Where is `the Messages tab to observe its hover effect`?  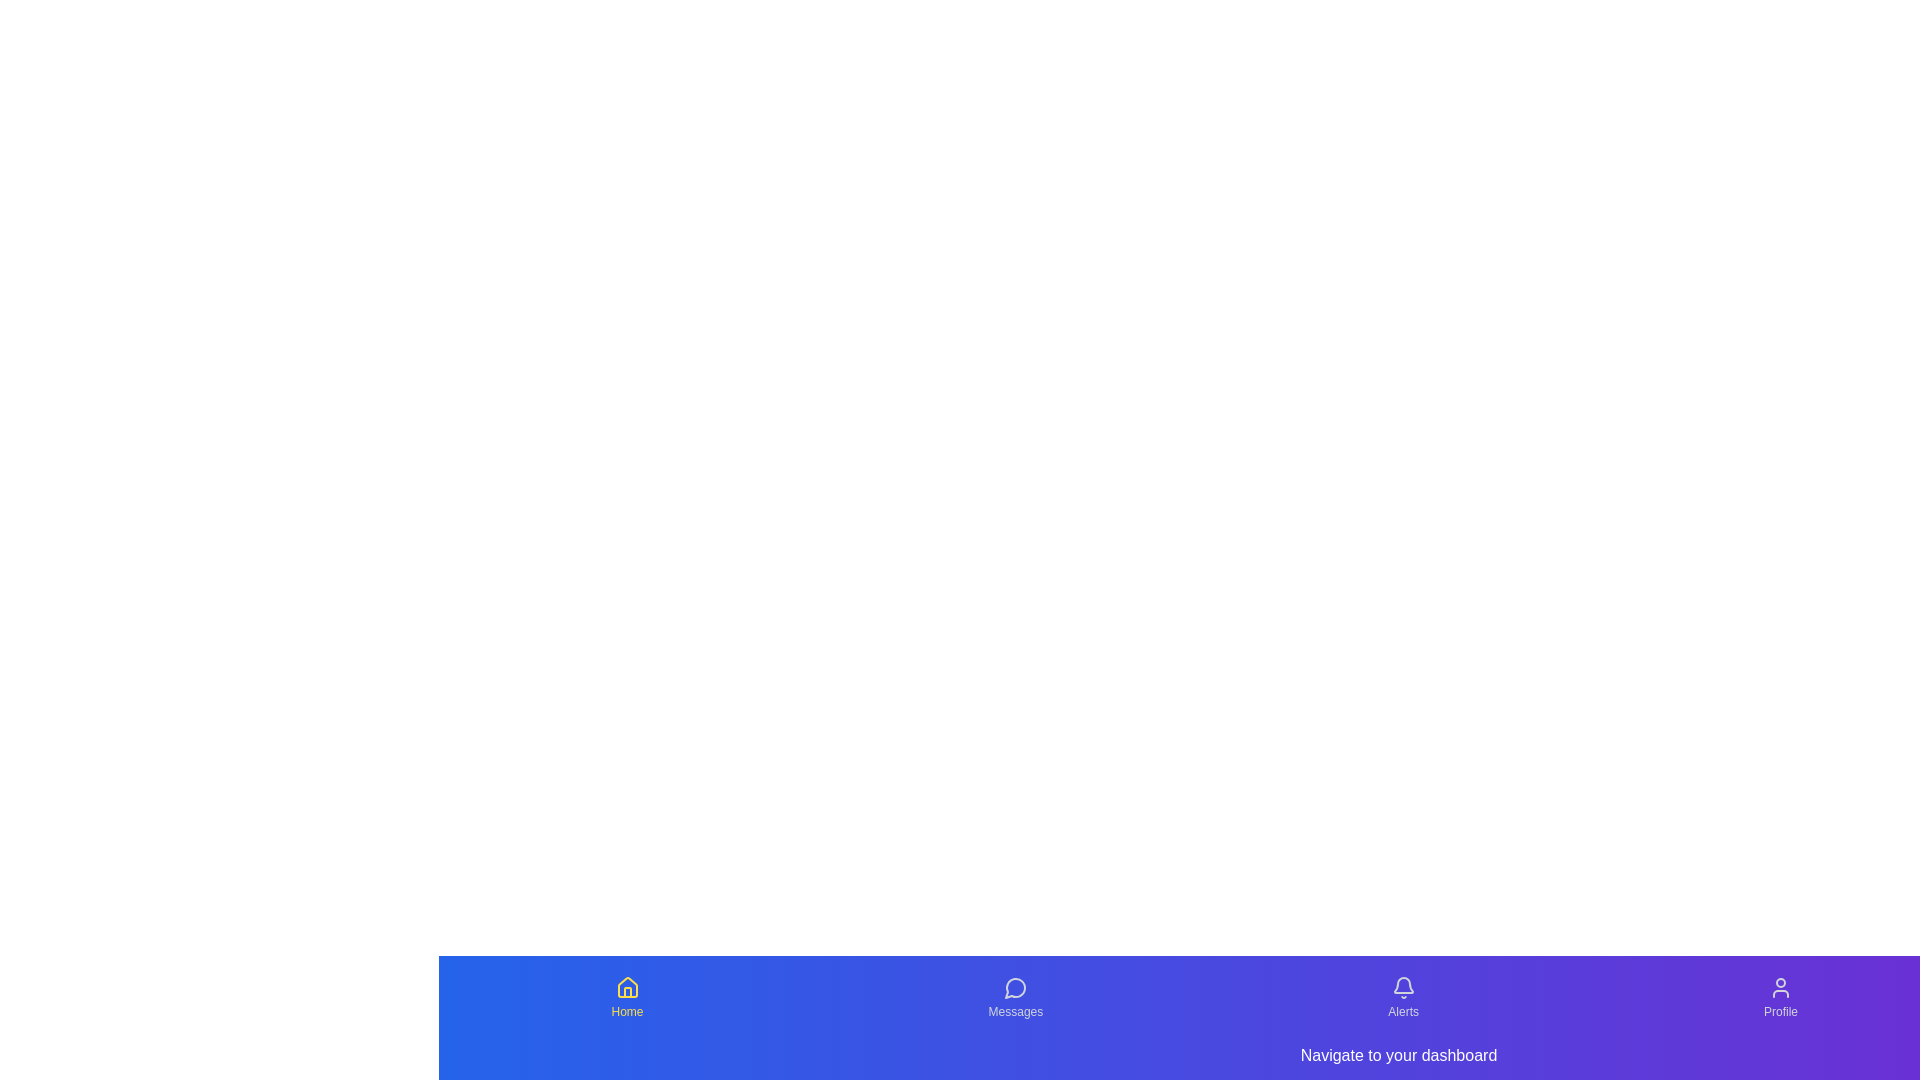 the Messages tab to observe its hover effect is located at coordinates (1015, 998).